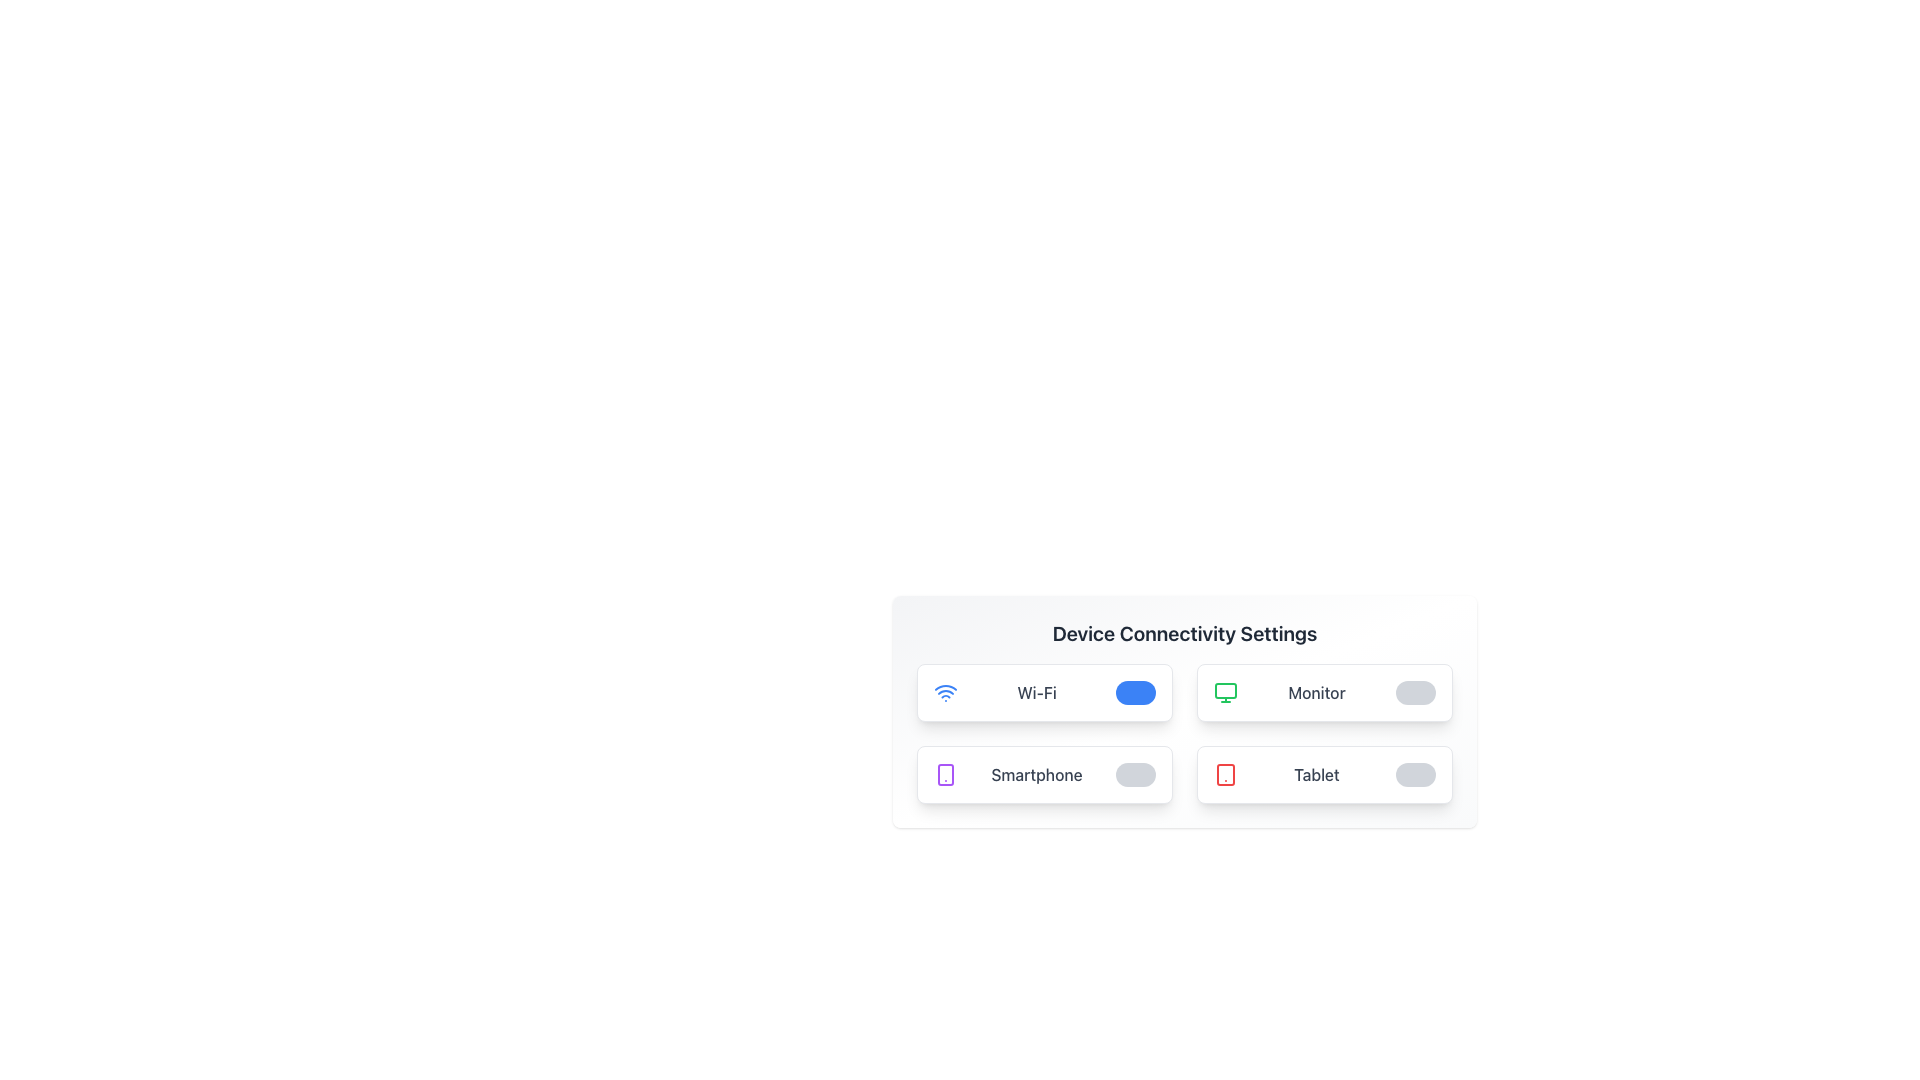  What do you see at coordinates (1185, 633) in the screenshot?
I see `the Text header that serves as the title for the connectivity settings section, located above the option panels` at bounding box center [1185, 633].